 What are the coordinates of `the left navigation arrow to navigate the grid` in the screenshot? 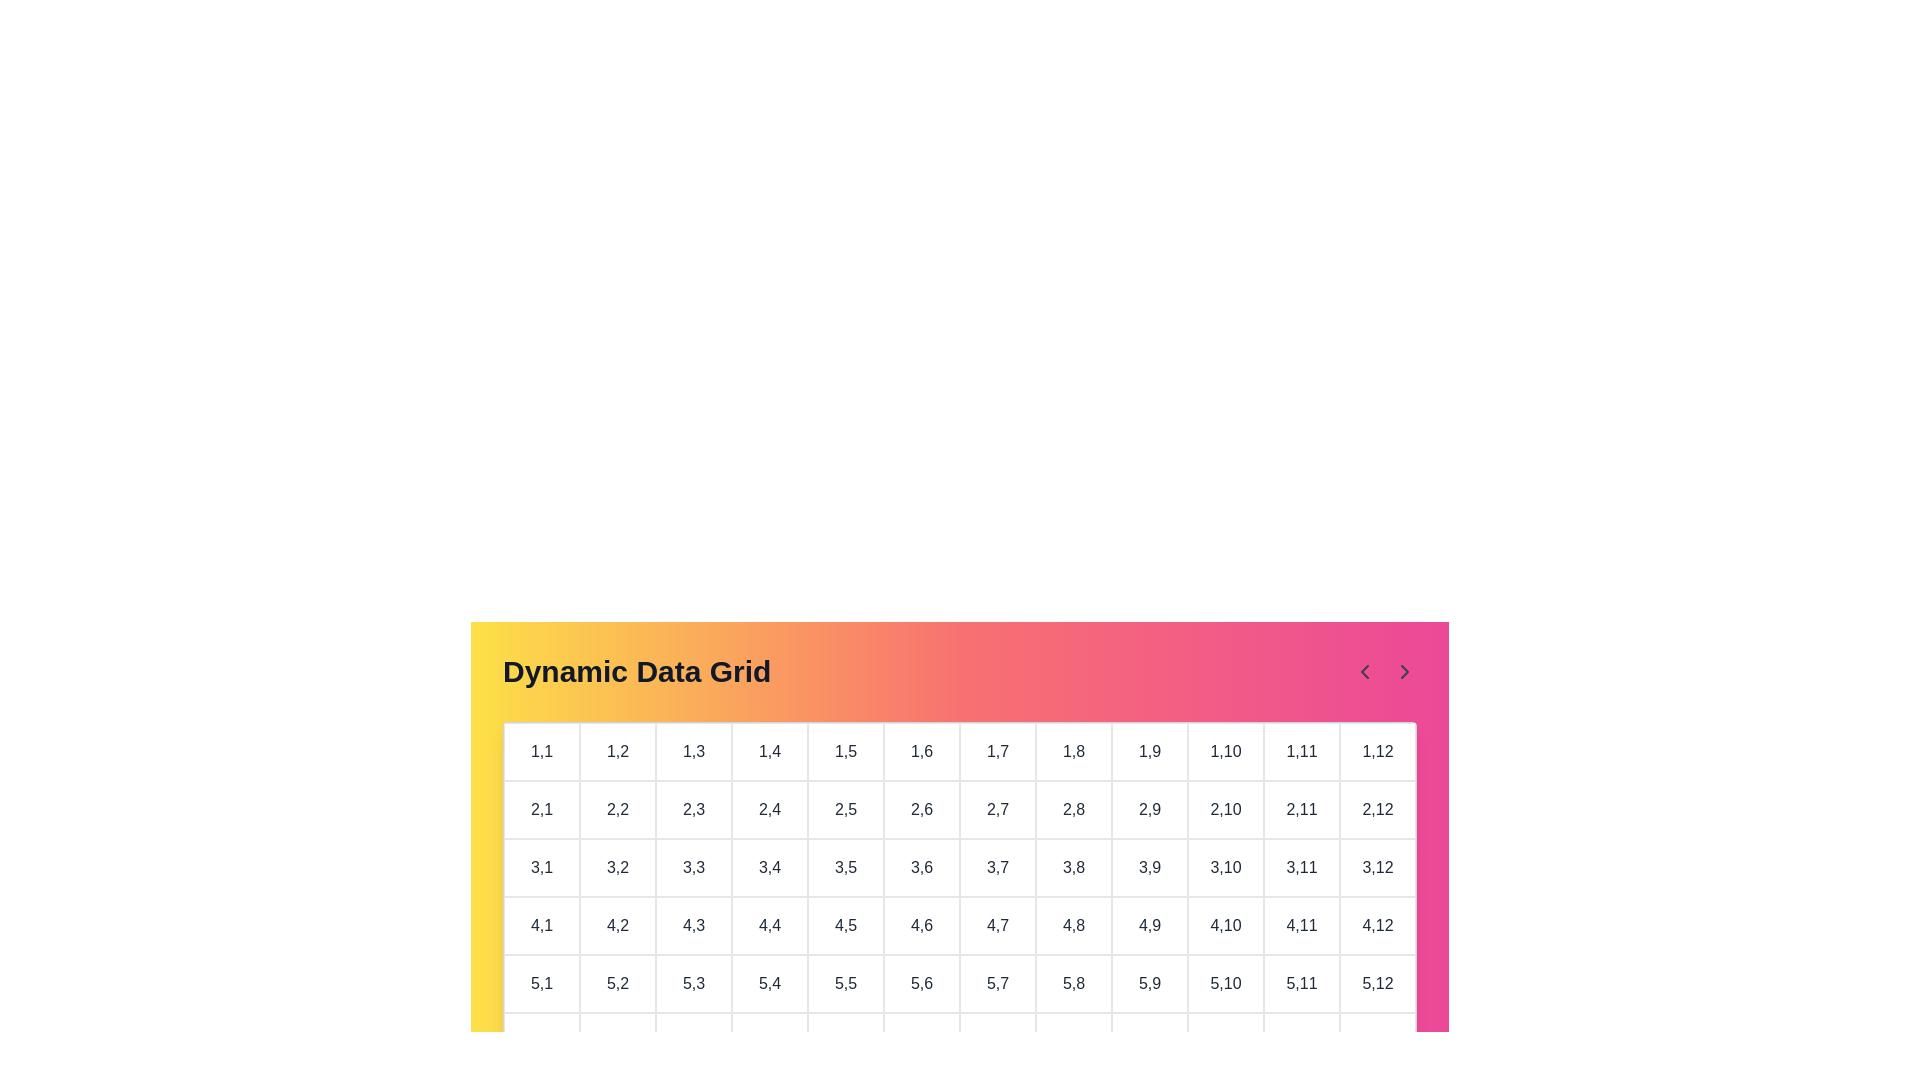 It's located at (1363, 671).